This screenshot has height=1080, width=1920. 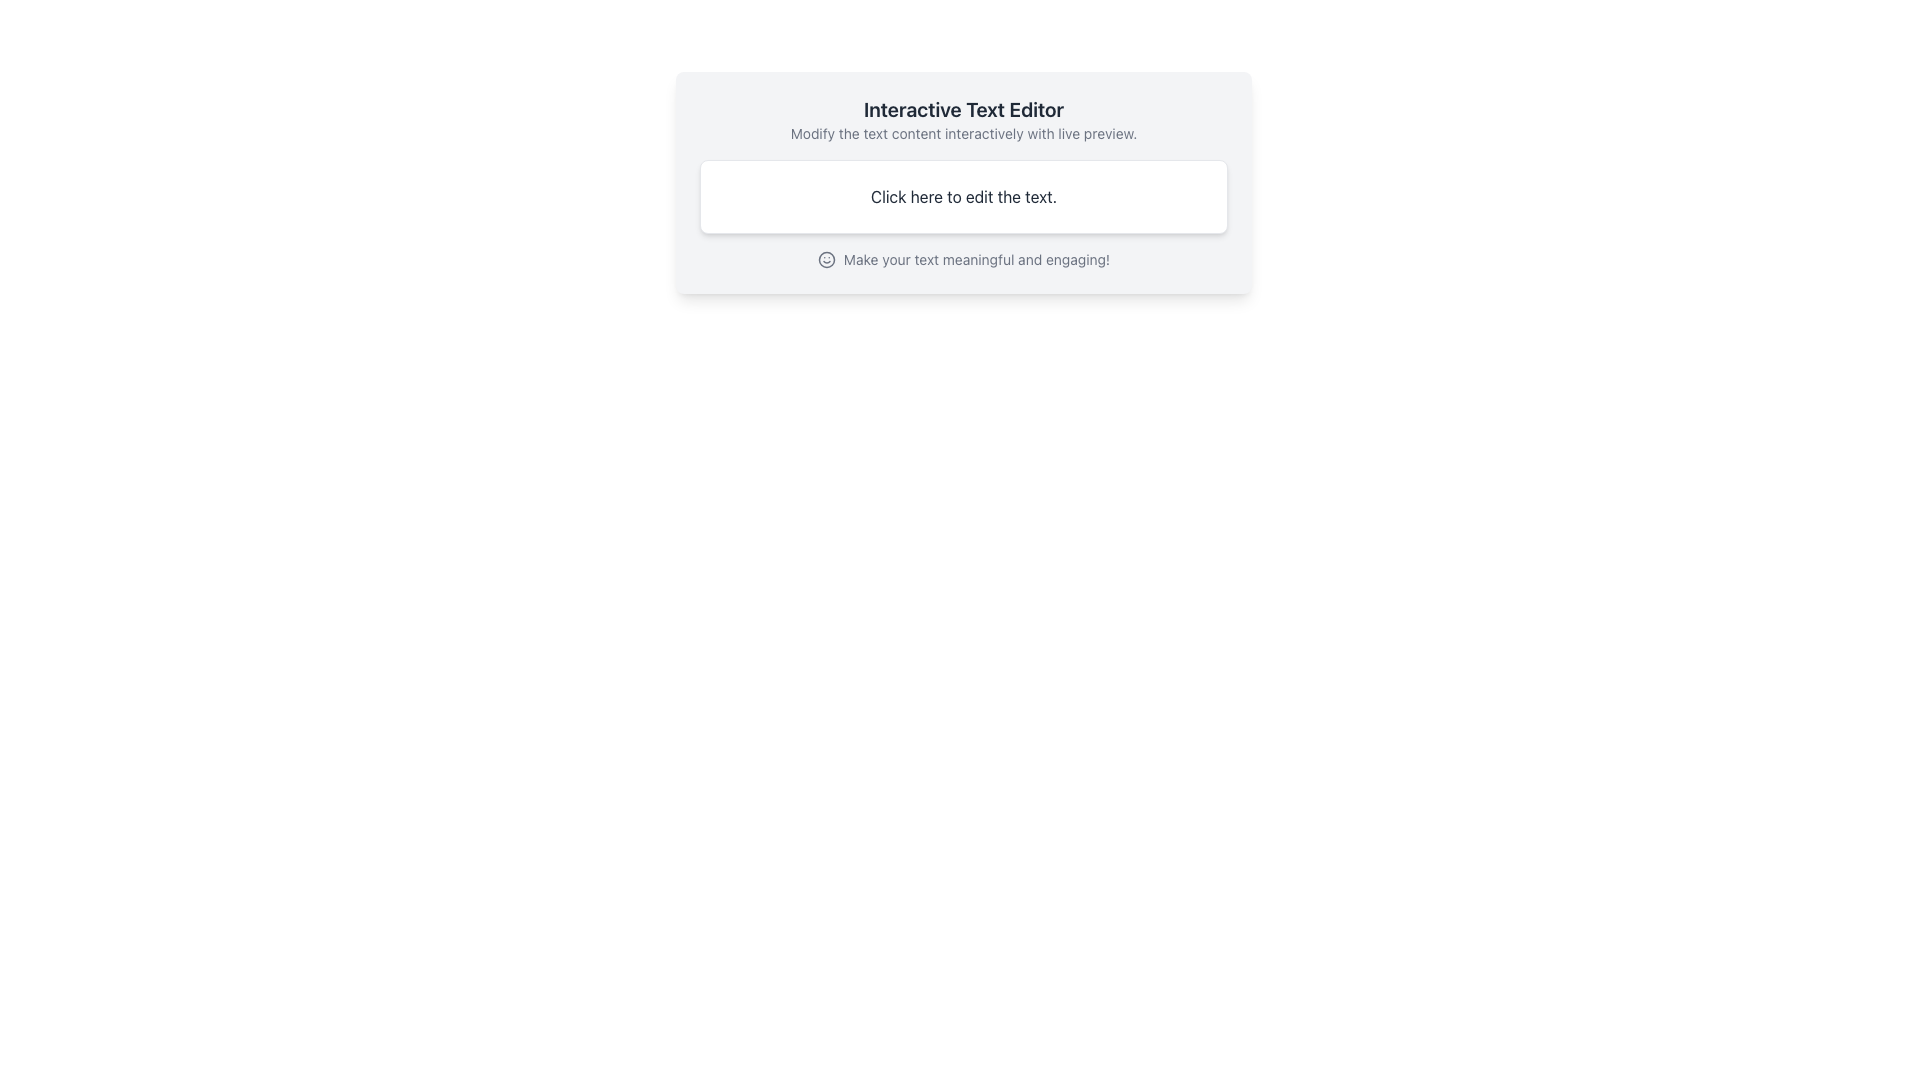 I want to click on the text label that contains the phrase 'Make your text meaningful and engaging!' styled with a light gray font, located below the button labeled 'Click here to edit the text.', so click(x=964, y=258).